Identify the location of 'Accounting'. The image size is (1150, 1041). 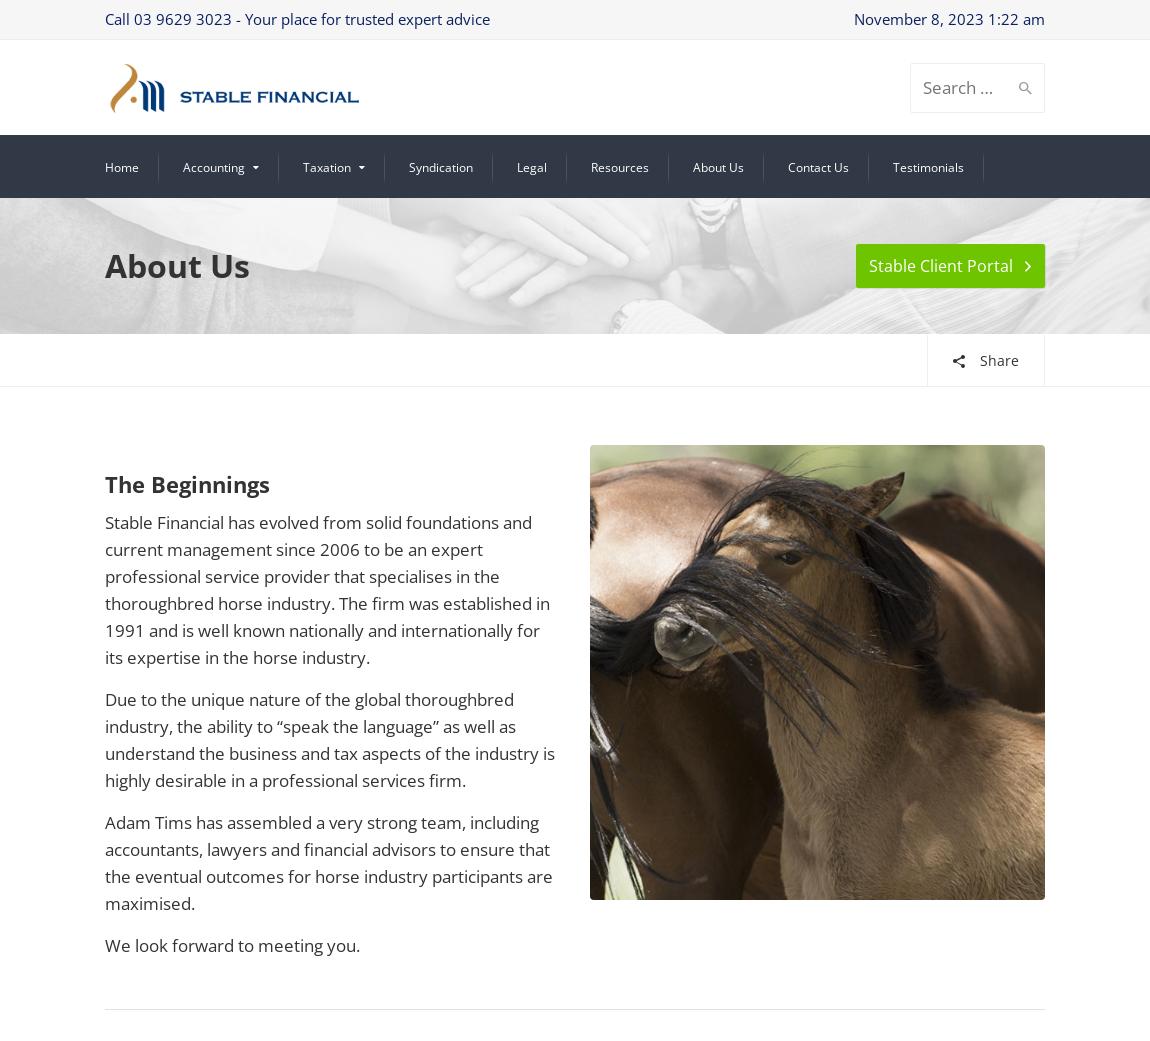
(213, 167).